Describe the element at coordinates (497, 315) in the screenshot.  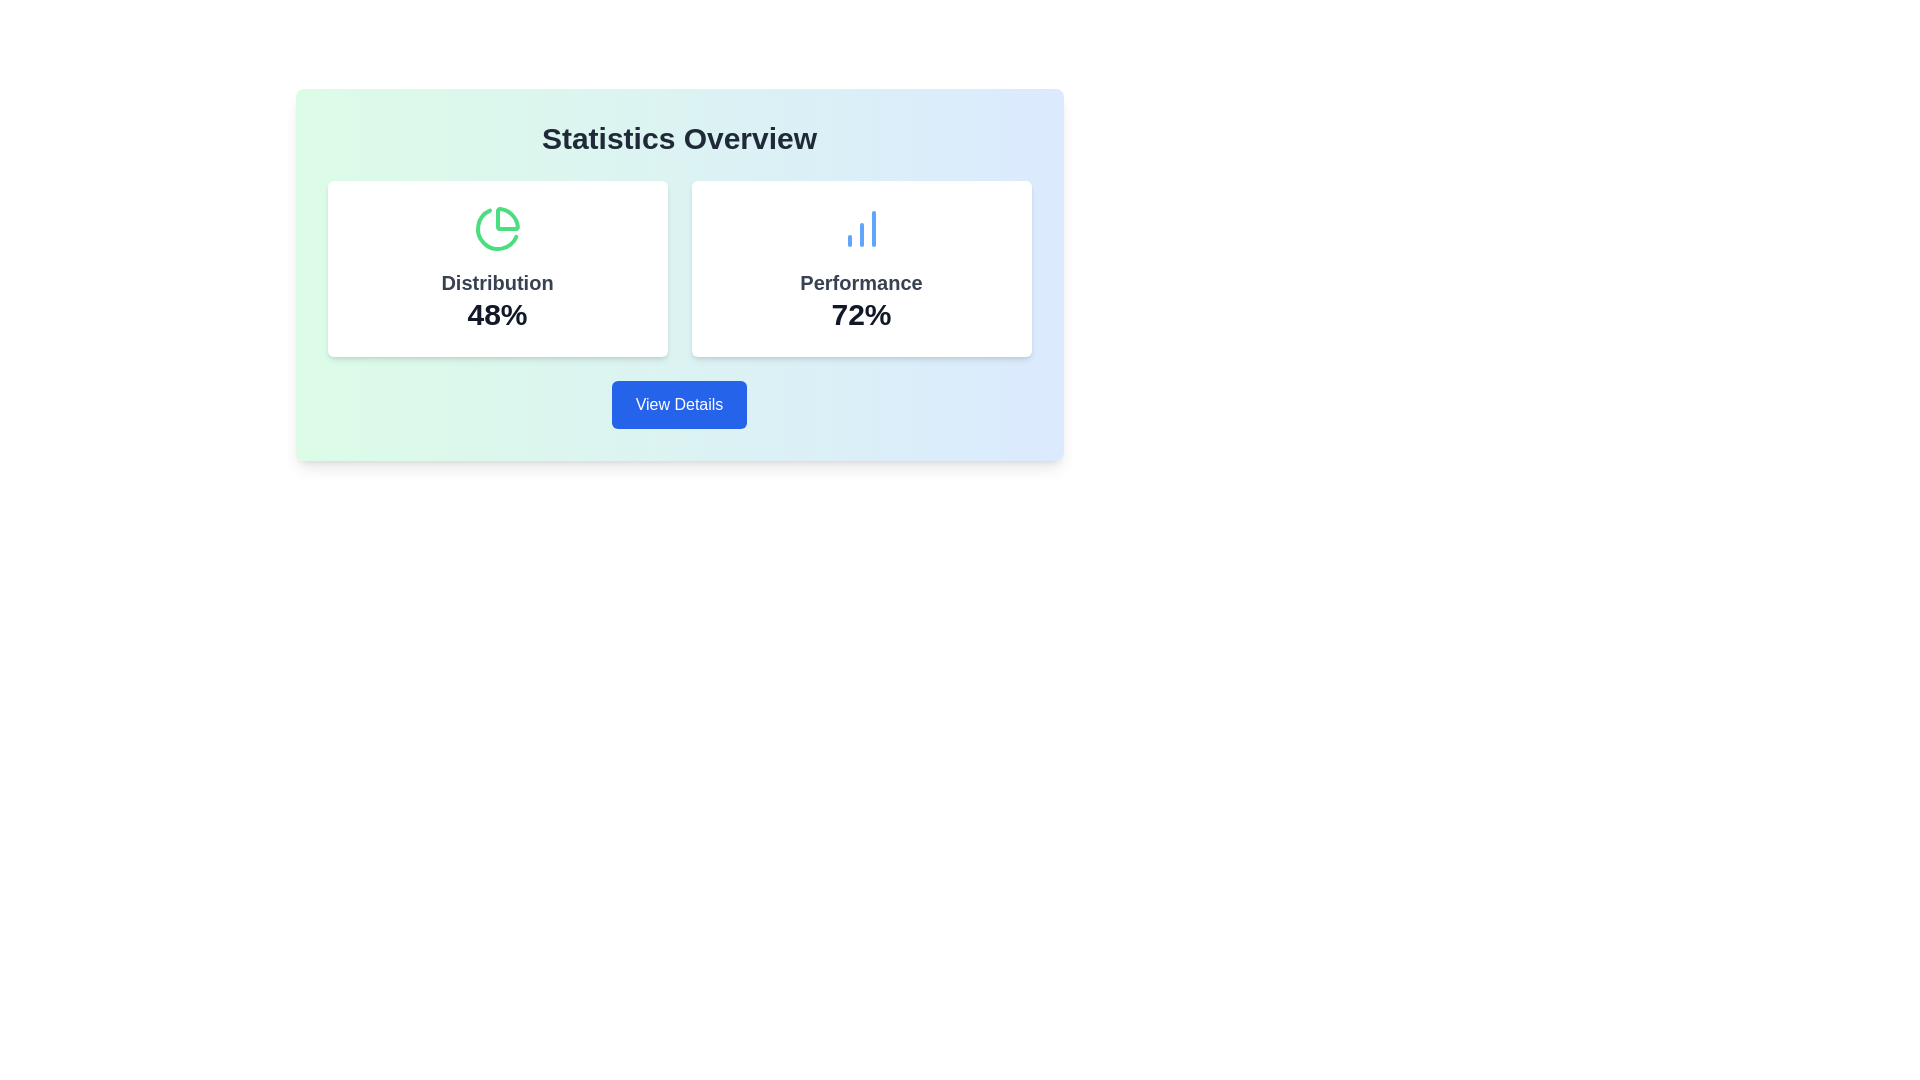
I see `the static Text display element that shows the percentage value of the 'Distribution' metric, located below the 'Distribution' label and above the green pie chart icon` at that location.